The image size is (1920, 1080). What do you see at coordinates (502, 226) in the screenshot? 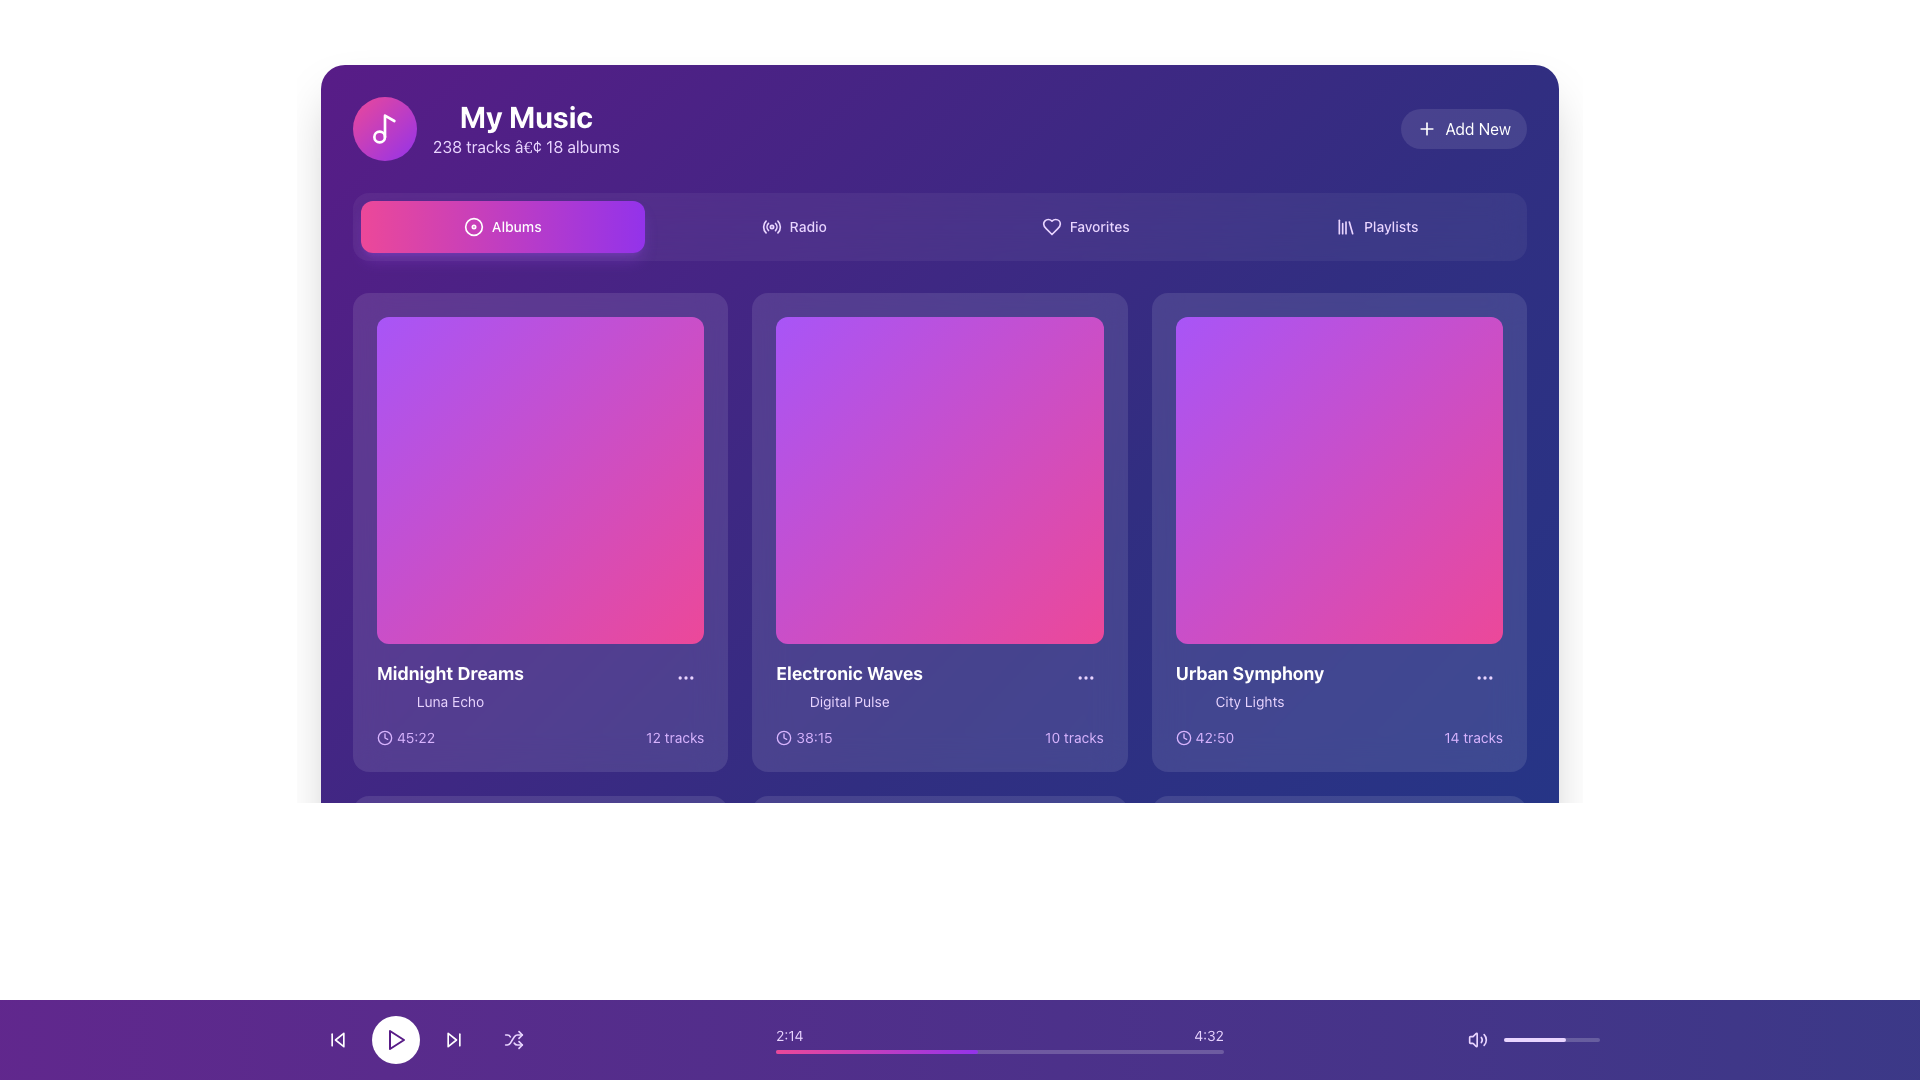
I see `the 'Albums' button, which is styled with a gradient background from pink to purple and features a circular disc icon followed by the text 'Albums' in white, to observe any visual feedback` at bounding box center [502, 226].